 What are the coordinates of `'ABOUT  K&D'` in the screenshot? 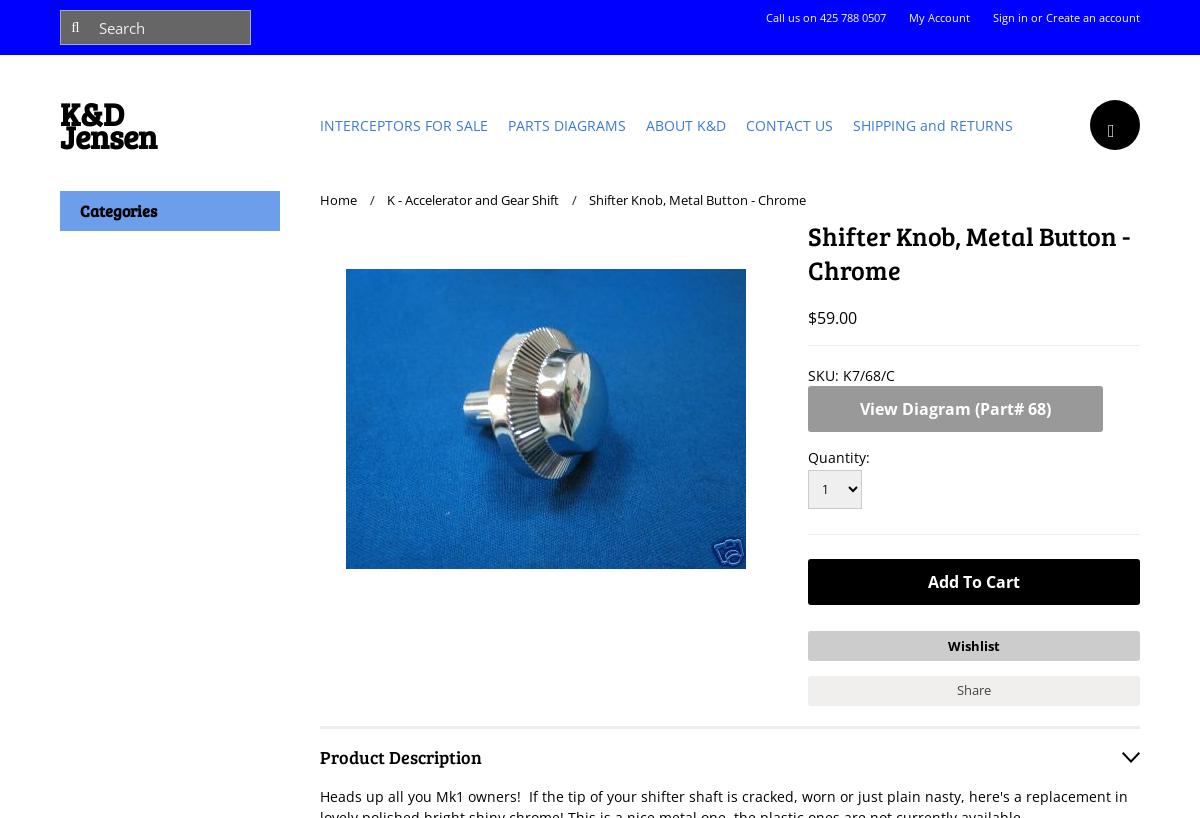 It's located at (686, 124).